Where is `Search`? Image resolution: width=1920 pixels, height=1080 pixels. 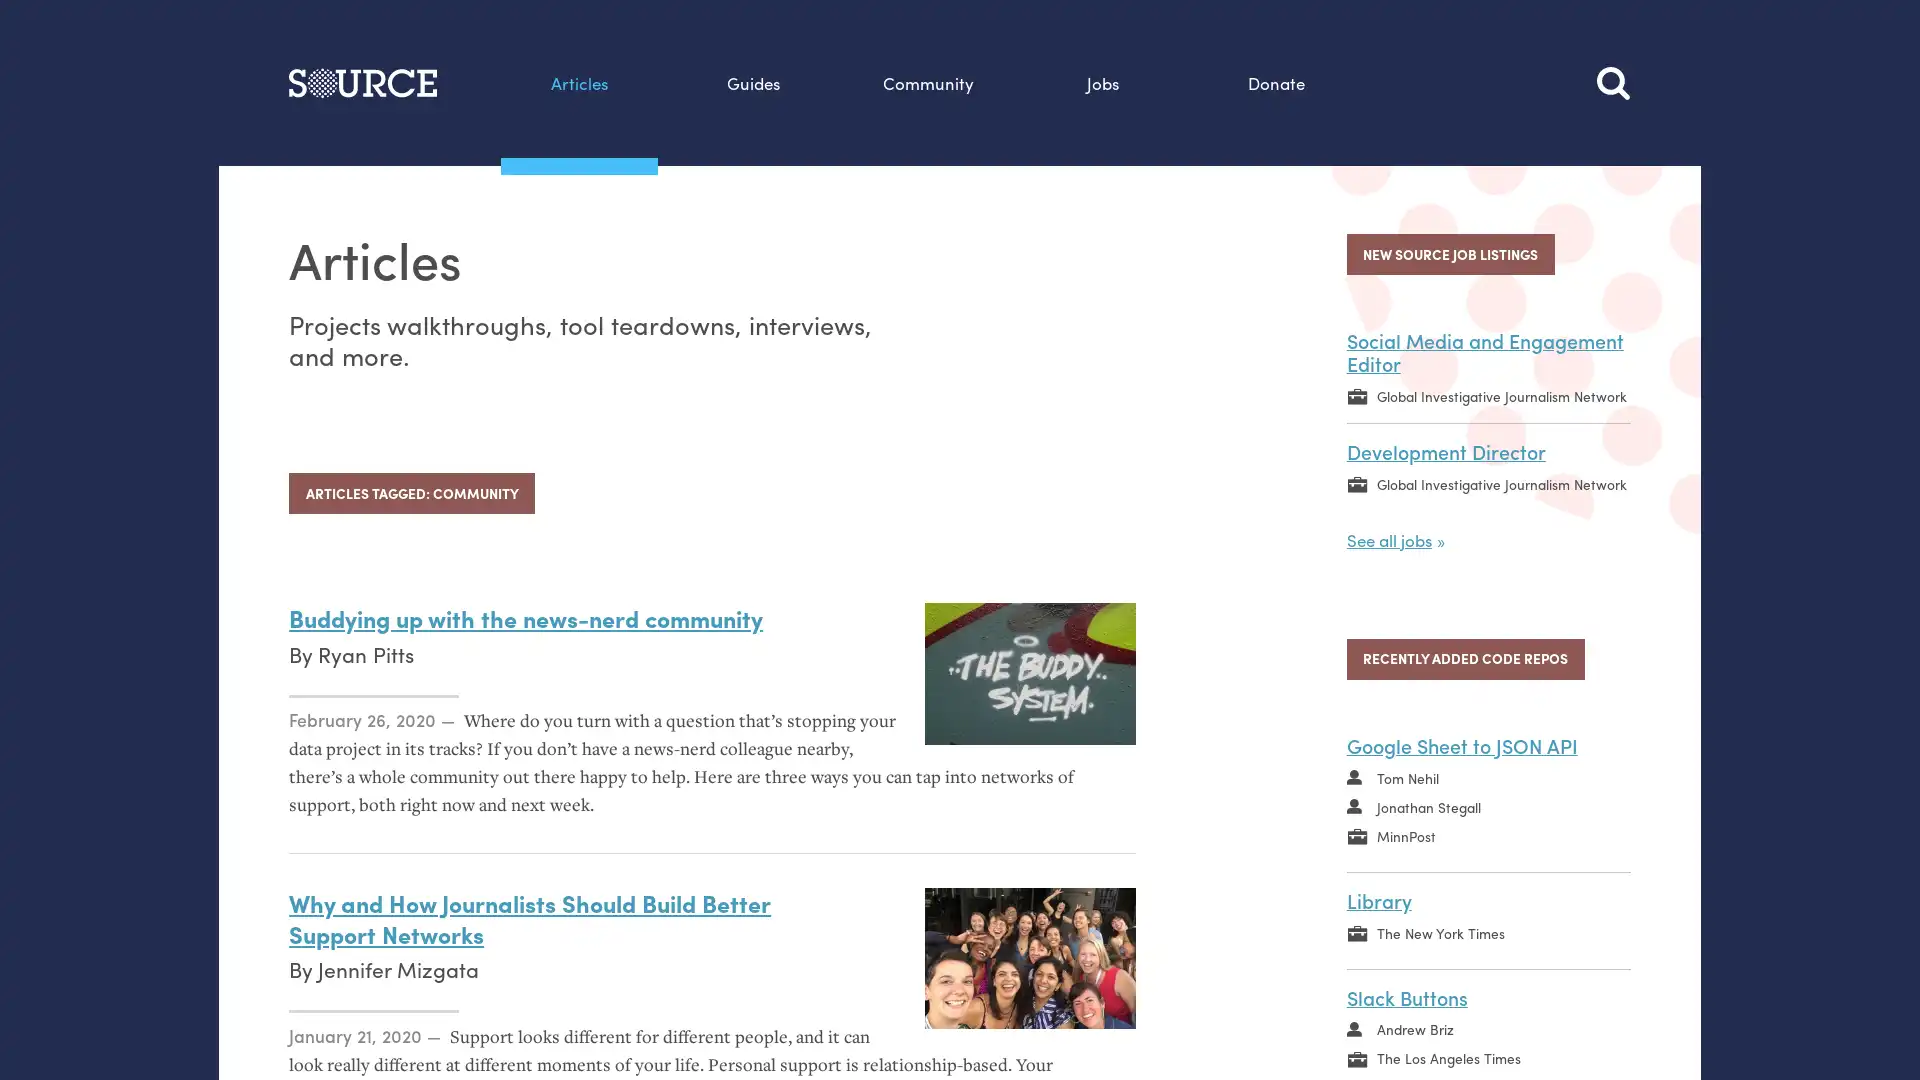
Search is located at coordinates (1612, 260).